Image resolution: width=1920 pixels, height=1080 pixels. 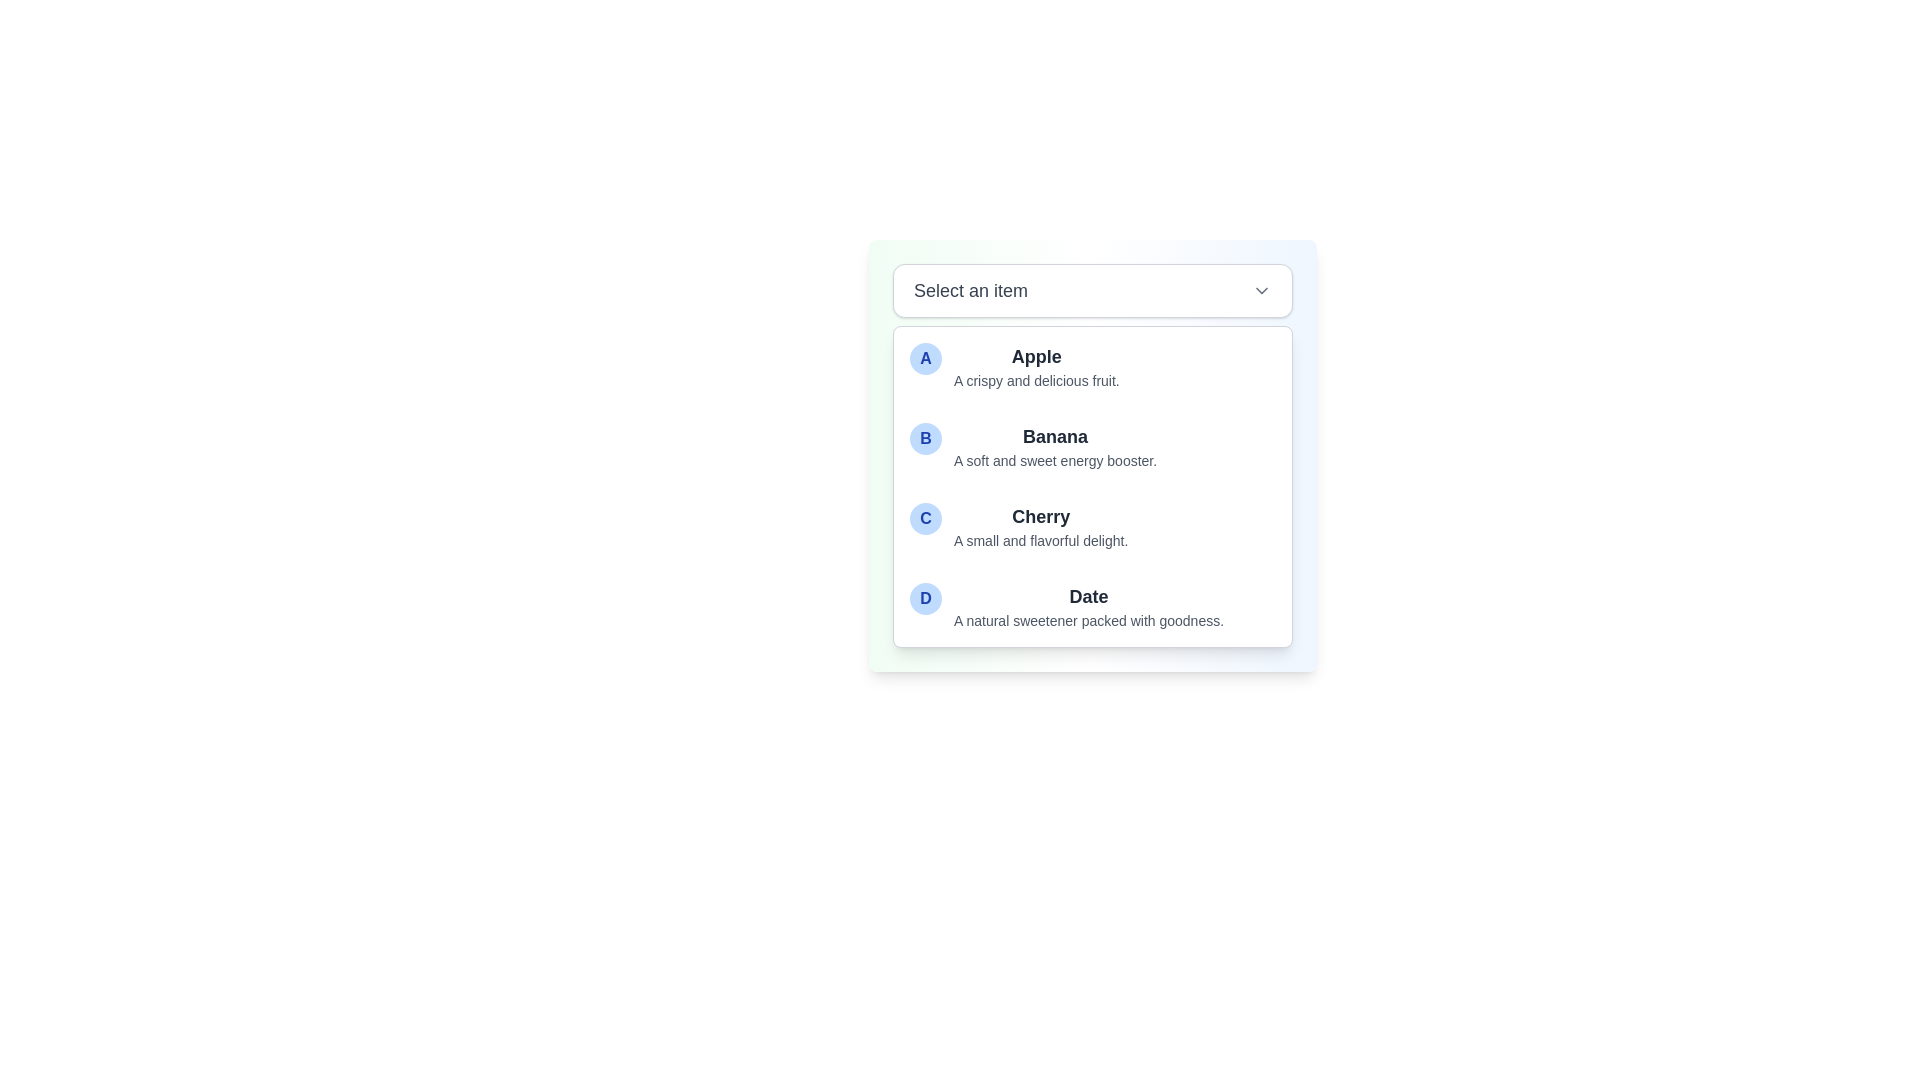 I want to click on the list item labeled 'Cherry', so click(x=1040, y=526).